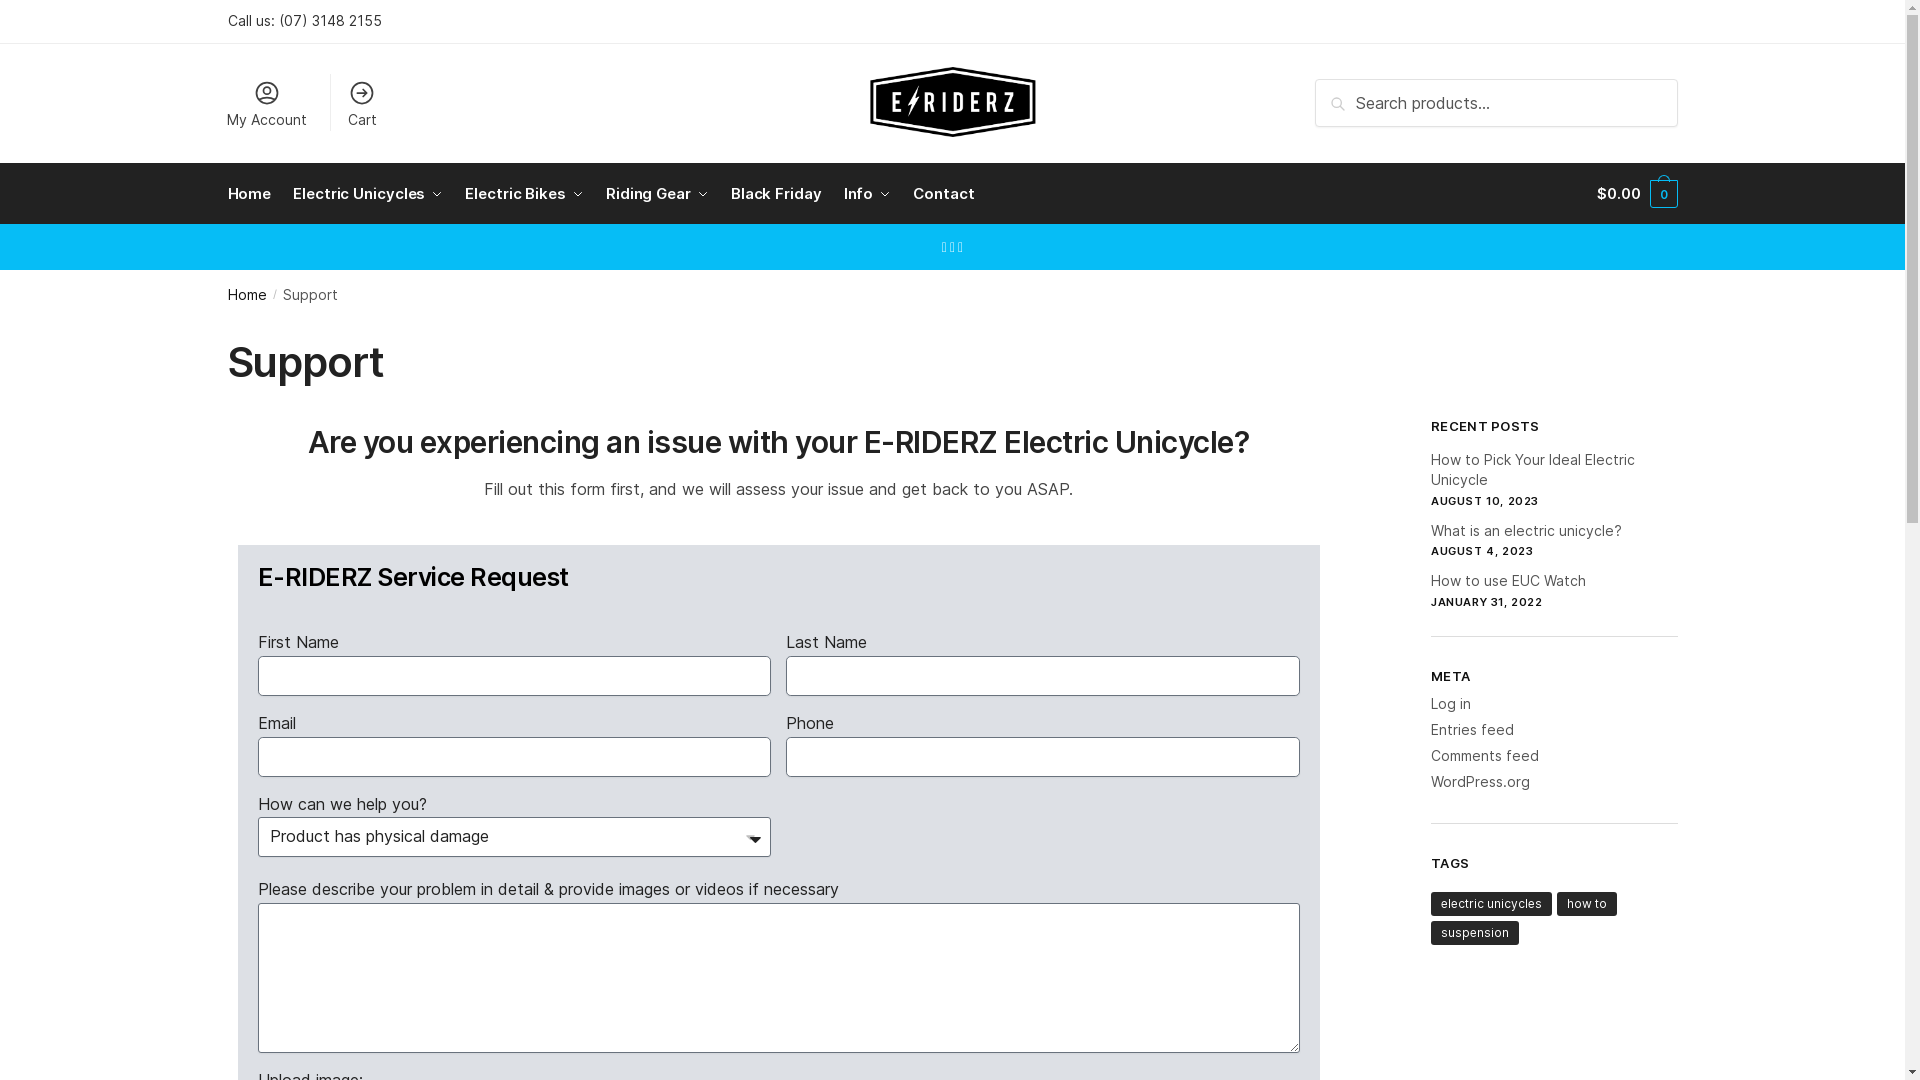  I want to click on 'Cart', so click(336, 103).